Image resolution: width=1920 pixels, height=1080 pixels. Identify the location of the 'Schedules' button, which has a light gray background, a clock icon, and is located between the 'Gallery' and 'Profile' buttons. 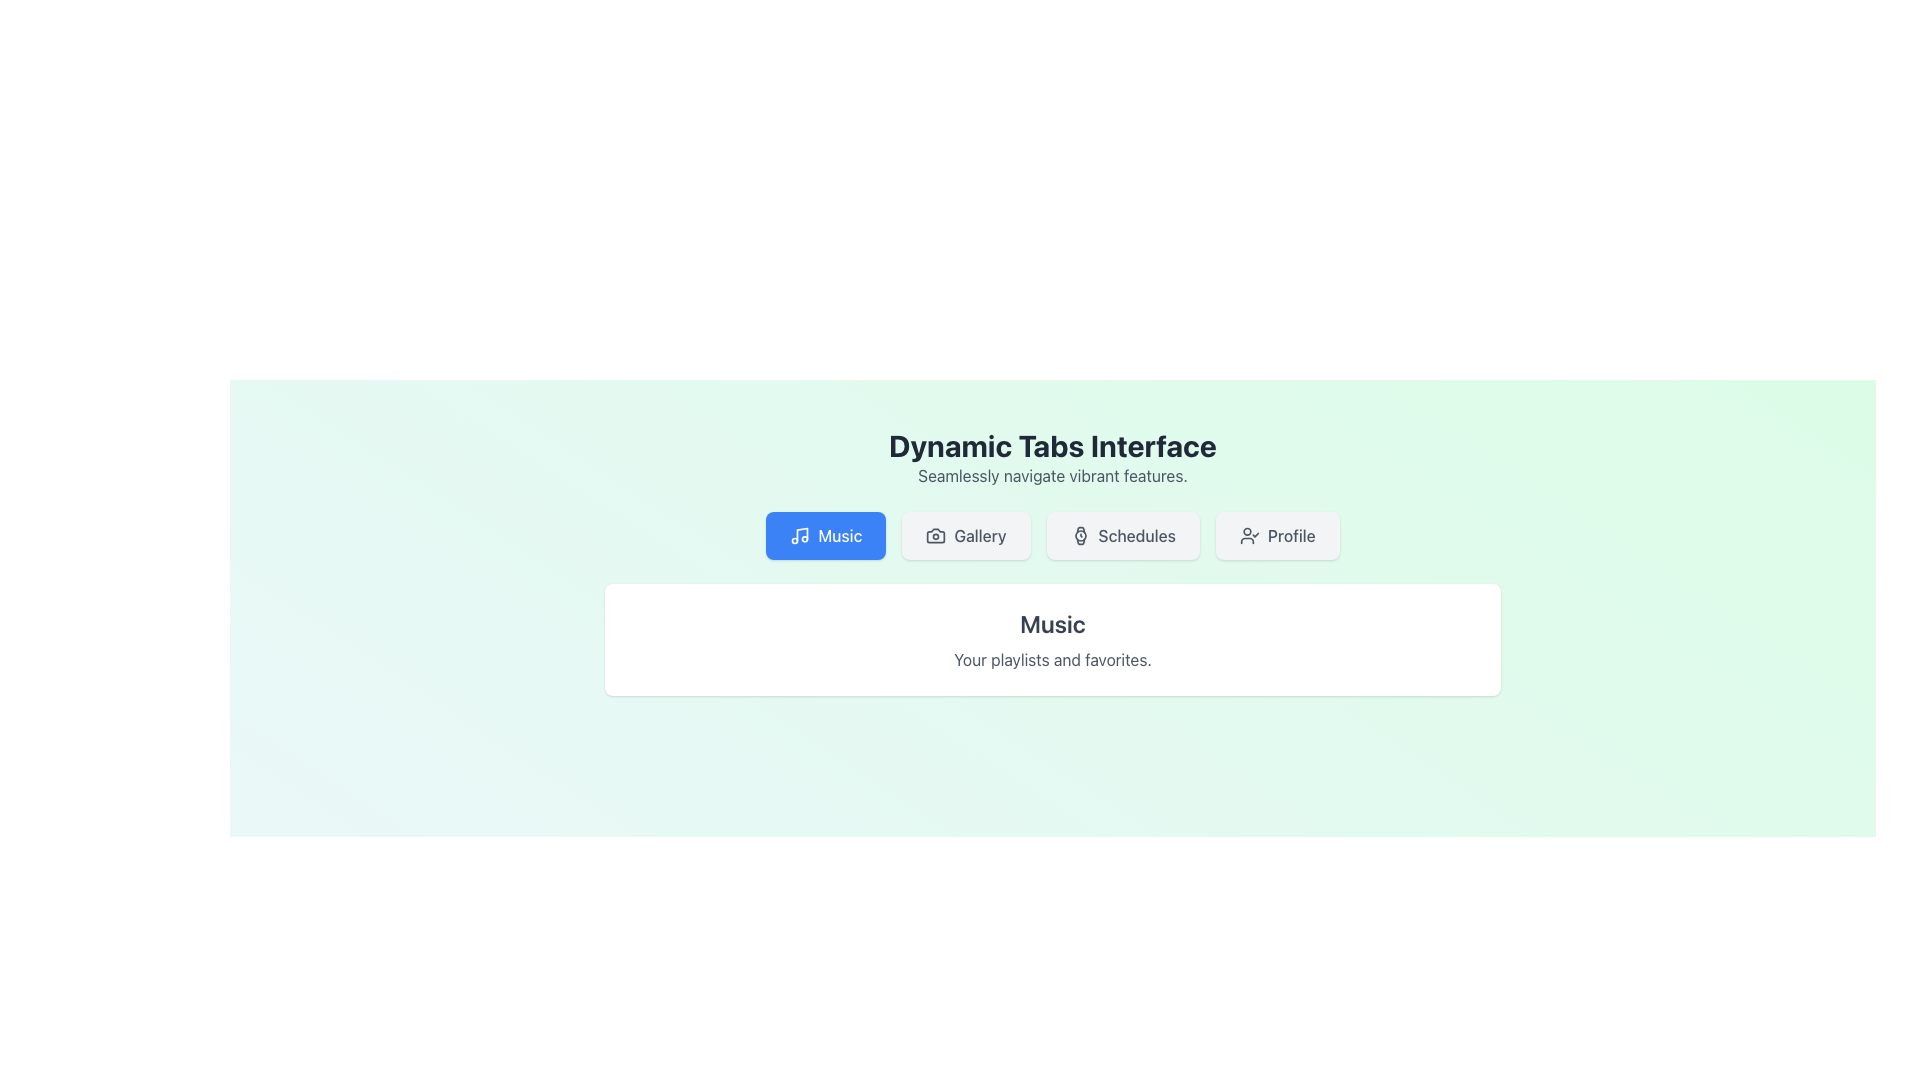
(1123, 535).